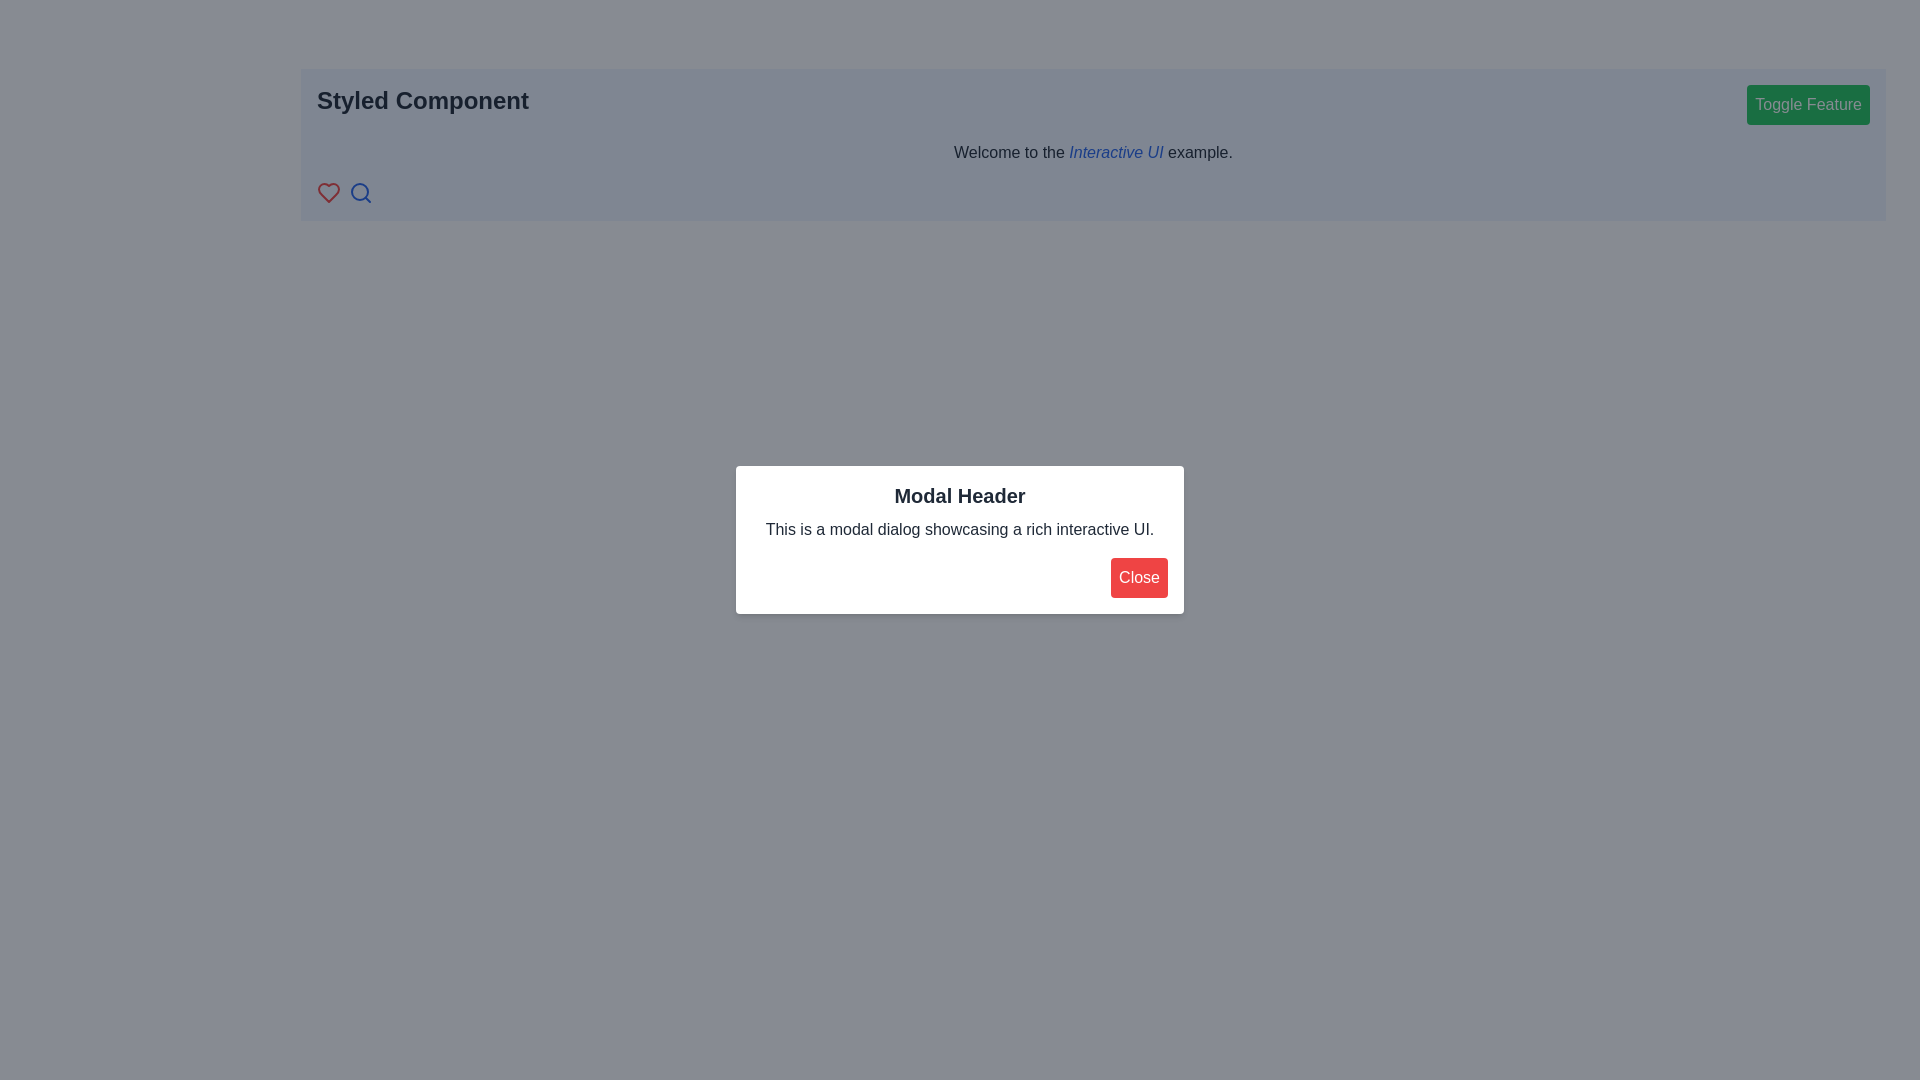  I want to click on the heart icon, which is the first in a horizontal arrangement of icons under the header 'Styled Component', so click(329, 192).